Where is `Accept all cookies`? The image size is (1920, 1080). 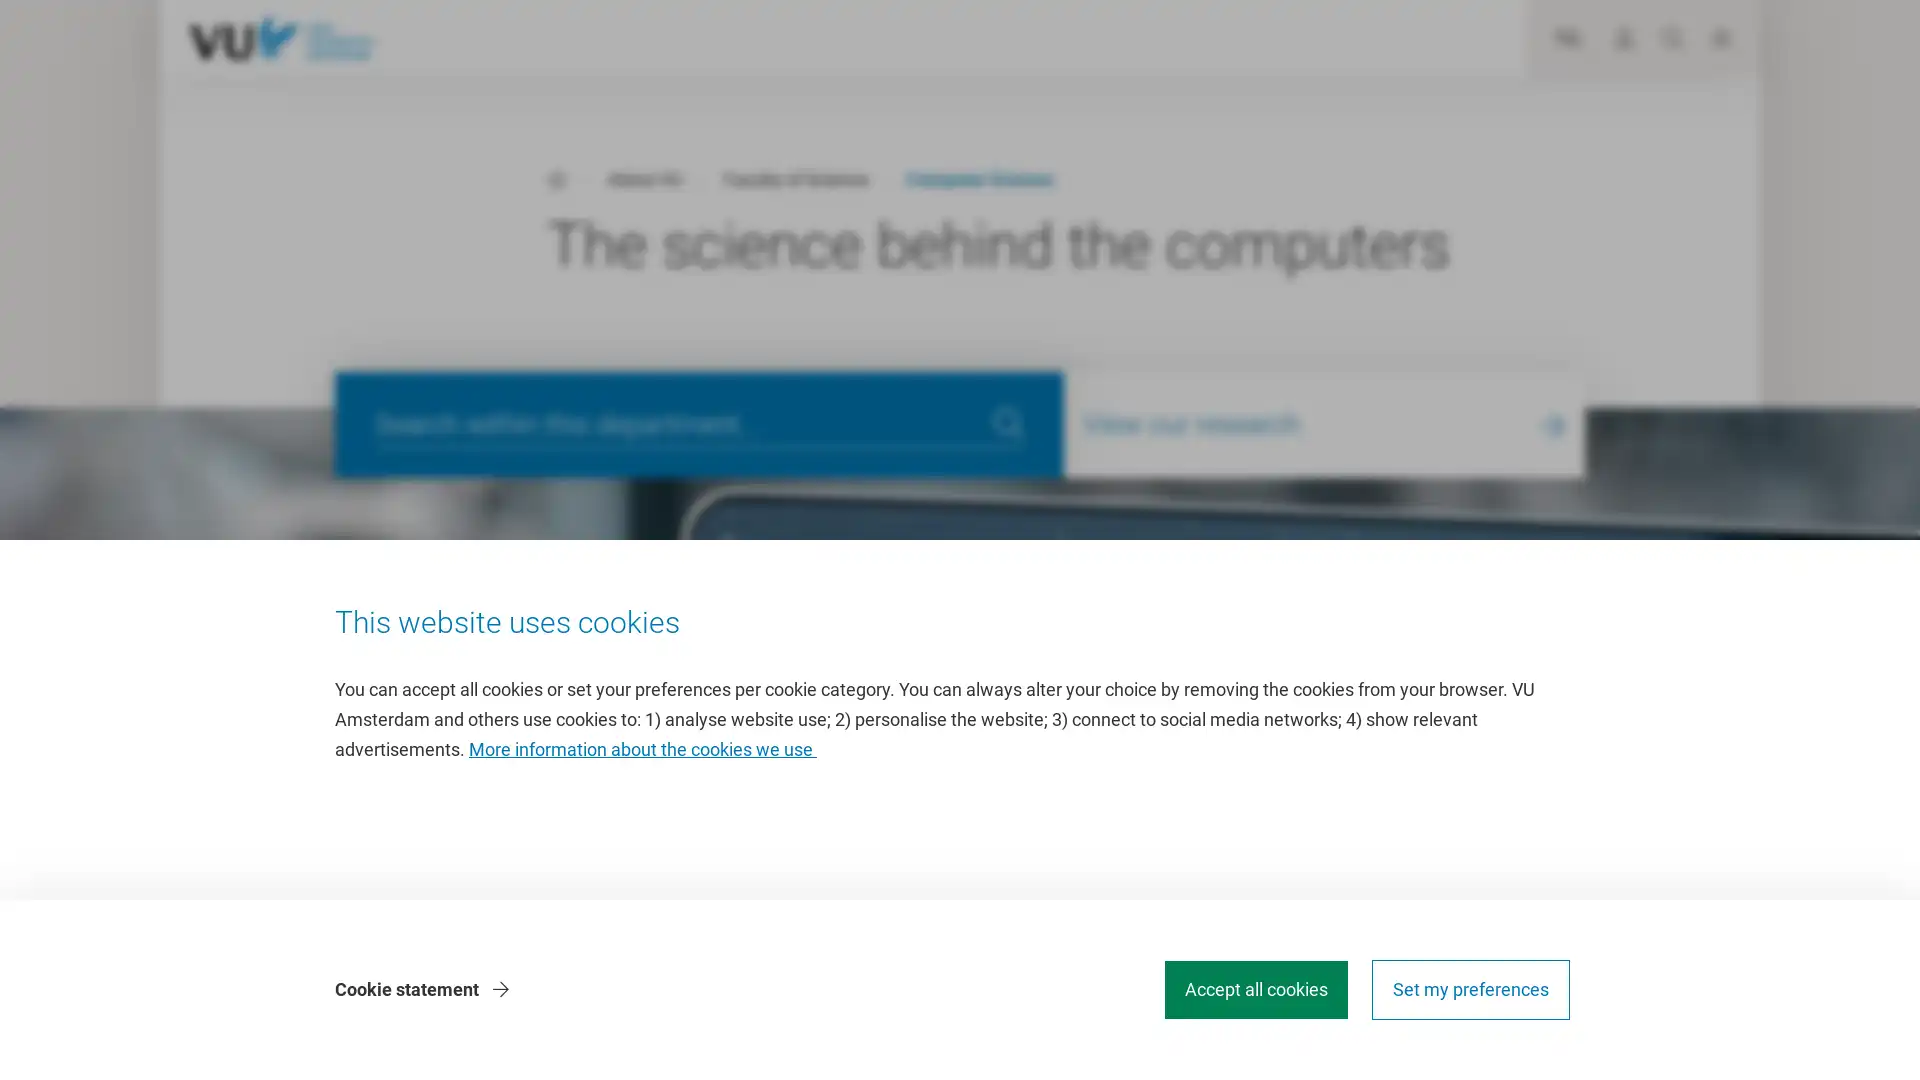
Accept all cookies is located at coordinates (1255, 990).